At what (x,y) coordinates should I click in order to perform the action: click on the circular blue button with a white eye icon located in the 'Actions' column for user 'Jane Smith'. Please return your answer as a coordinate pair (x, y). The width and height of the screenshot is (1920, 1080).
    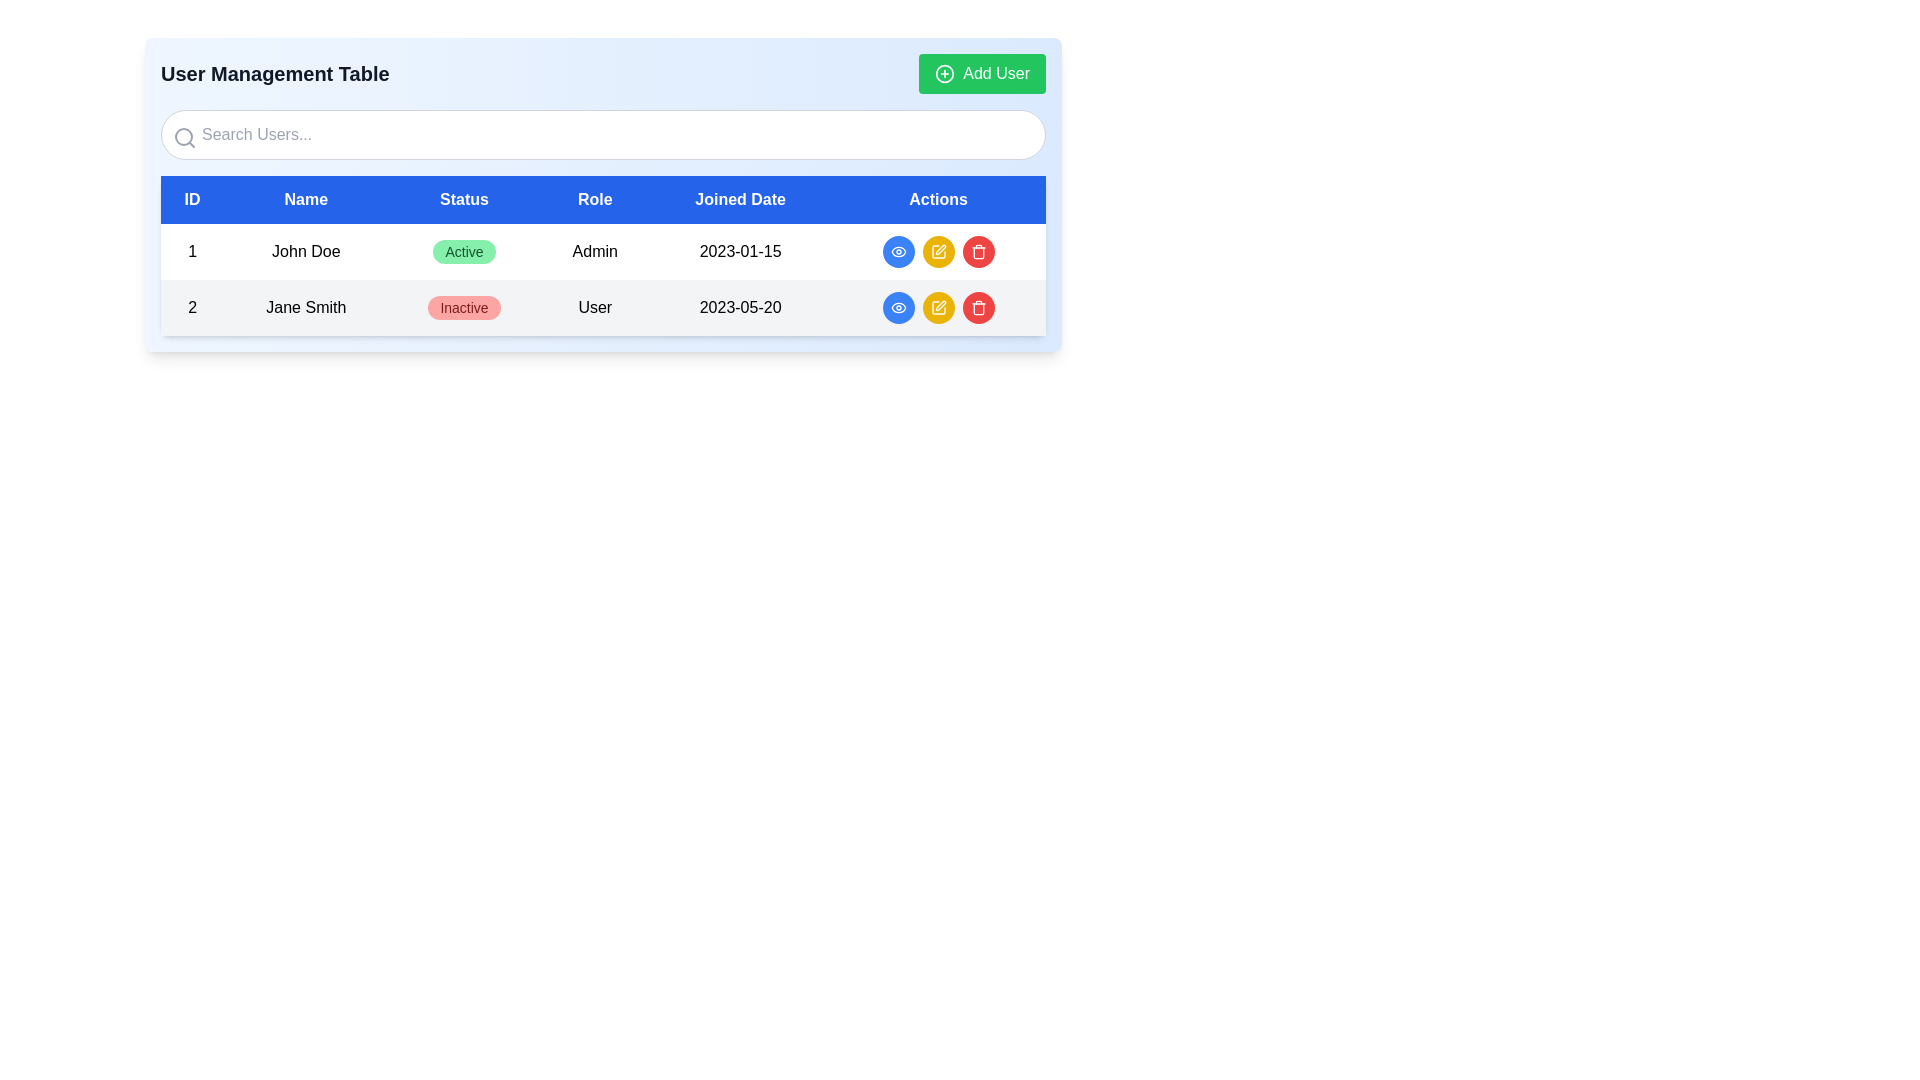
    Looking at the image, I should click on (897, 308).